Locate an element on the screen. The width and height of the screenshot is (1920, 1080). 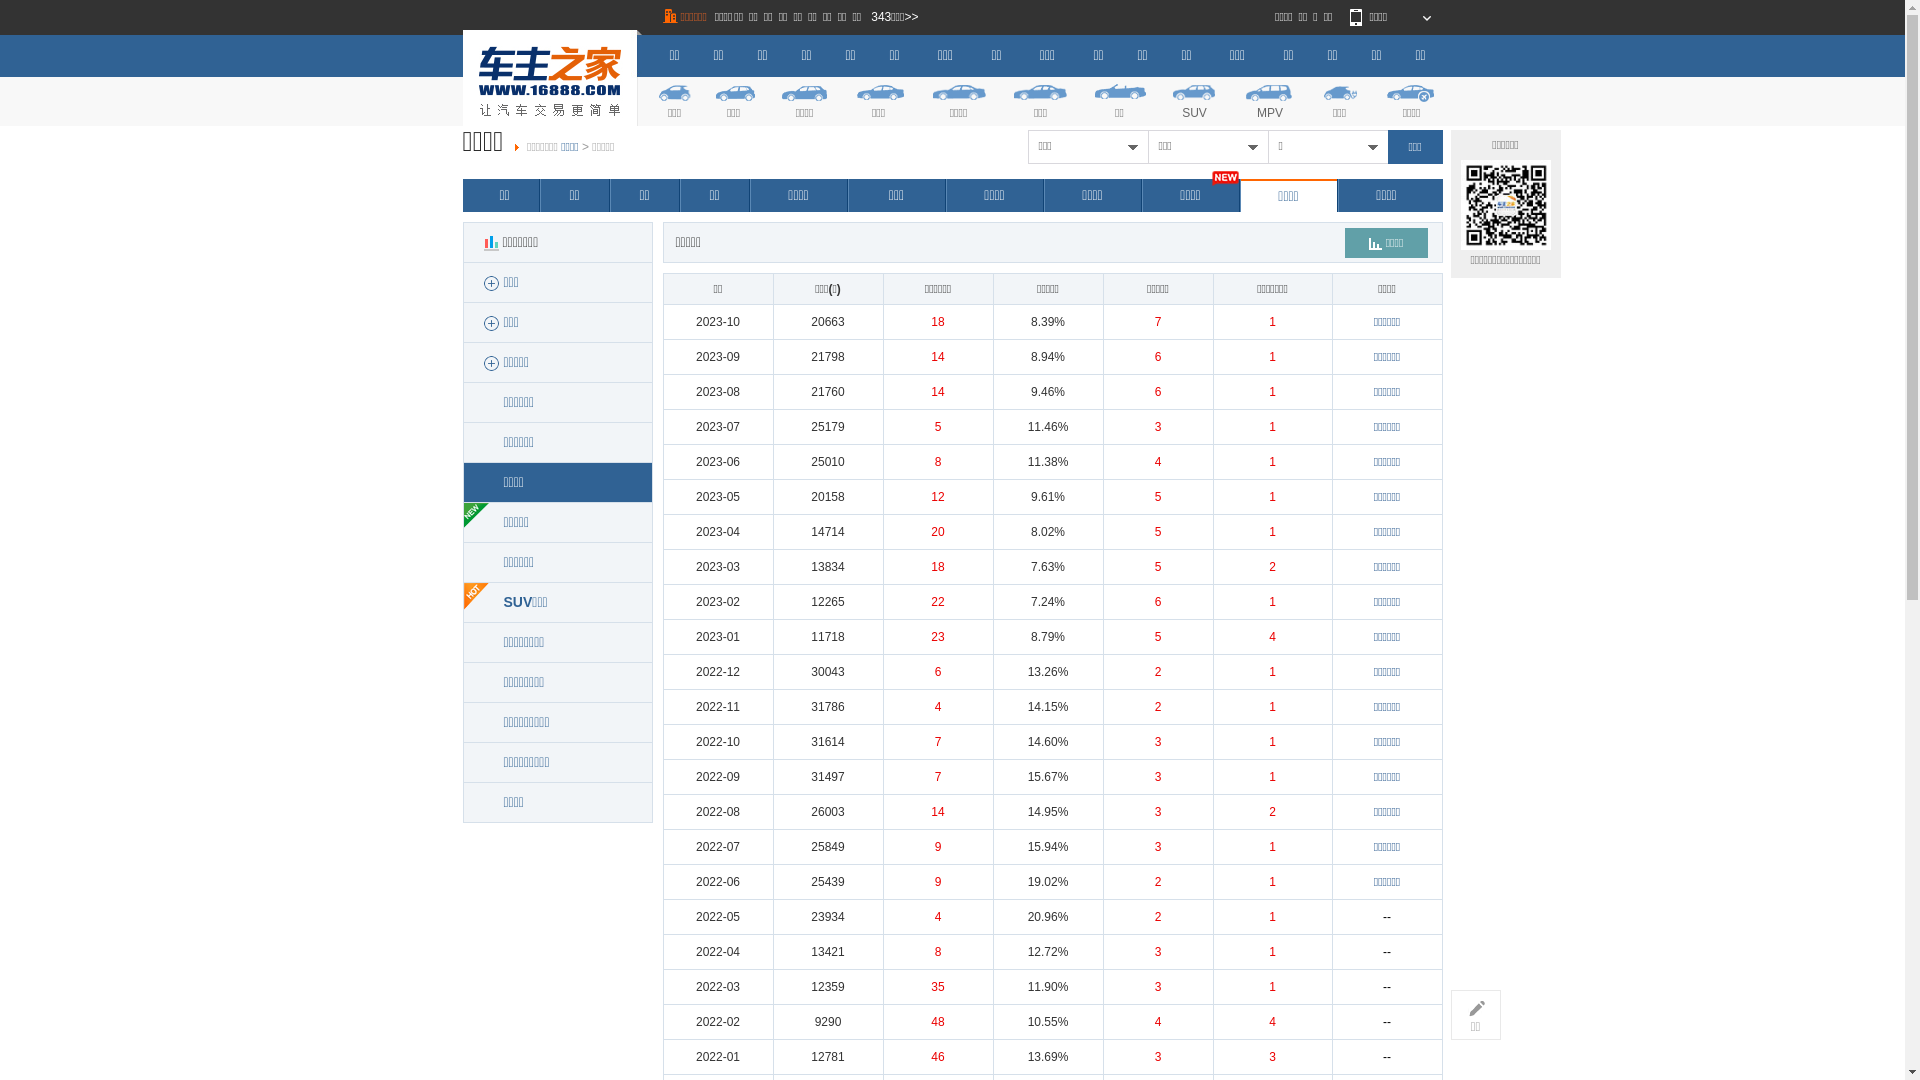
'48' is located at coordinates (936, 1022).